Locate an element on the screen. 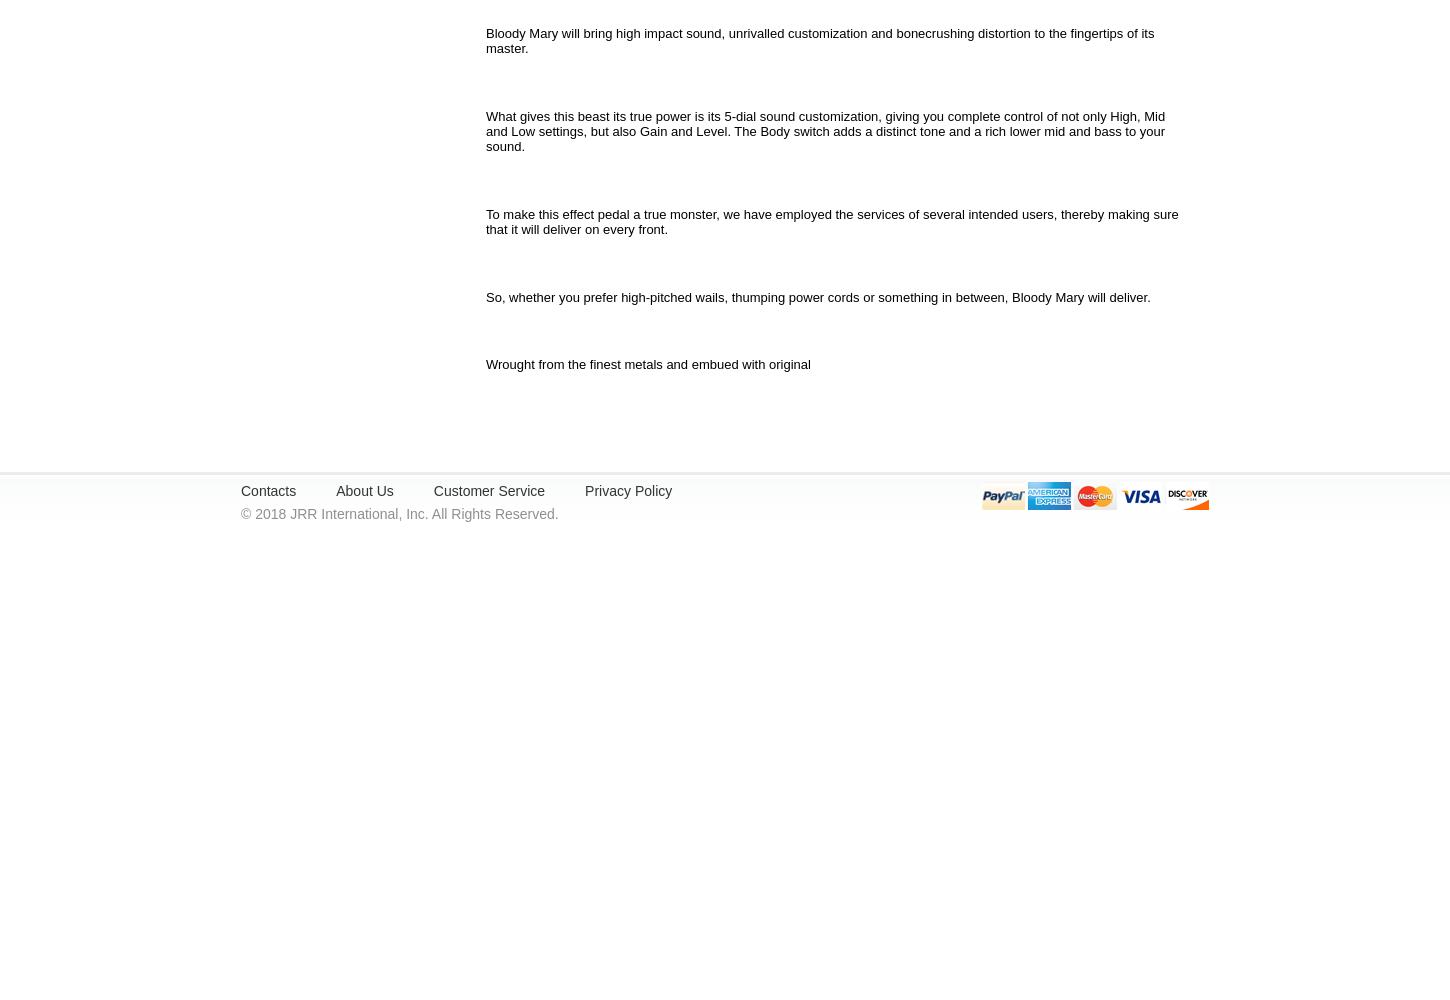 The height and width of the screenshot is (1000, 1450). 'Bloody Mary will bring high impact sound, unrivalled customization and bonecrushing distortion to the fingertips of its master.' is located at coordinates (486, 41).